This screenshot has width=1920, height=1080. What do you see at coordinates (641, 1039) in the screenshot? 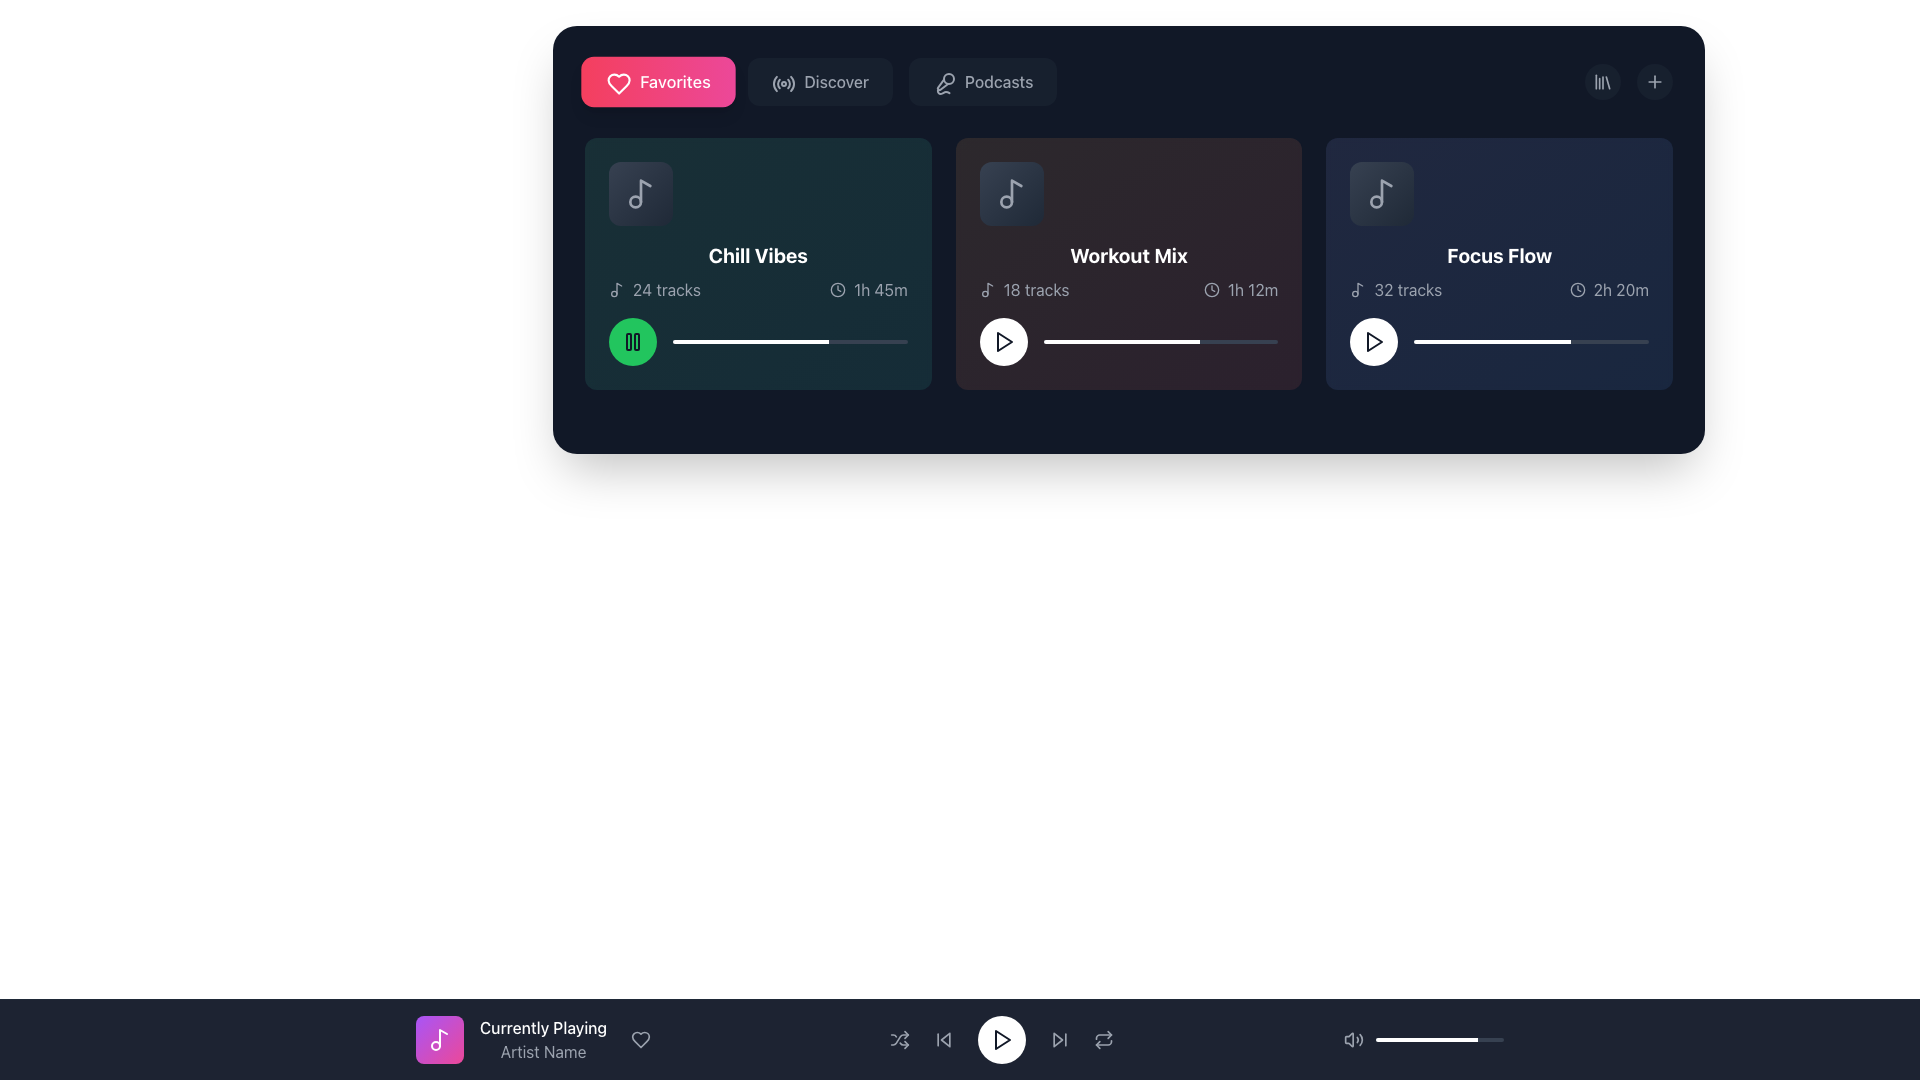
I see `the heart-shaped icon located in the player control bar next to the 'Currently Playing' text` at bounding box center [641, 1039].